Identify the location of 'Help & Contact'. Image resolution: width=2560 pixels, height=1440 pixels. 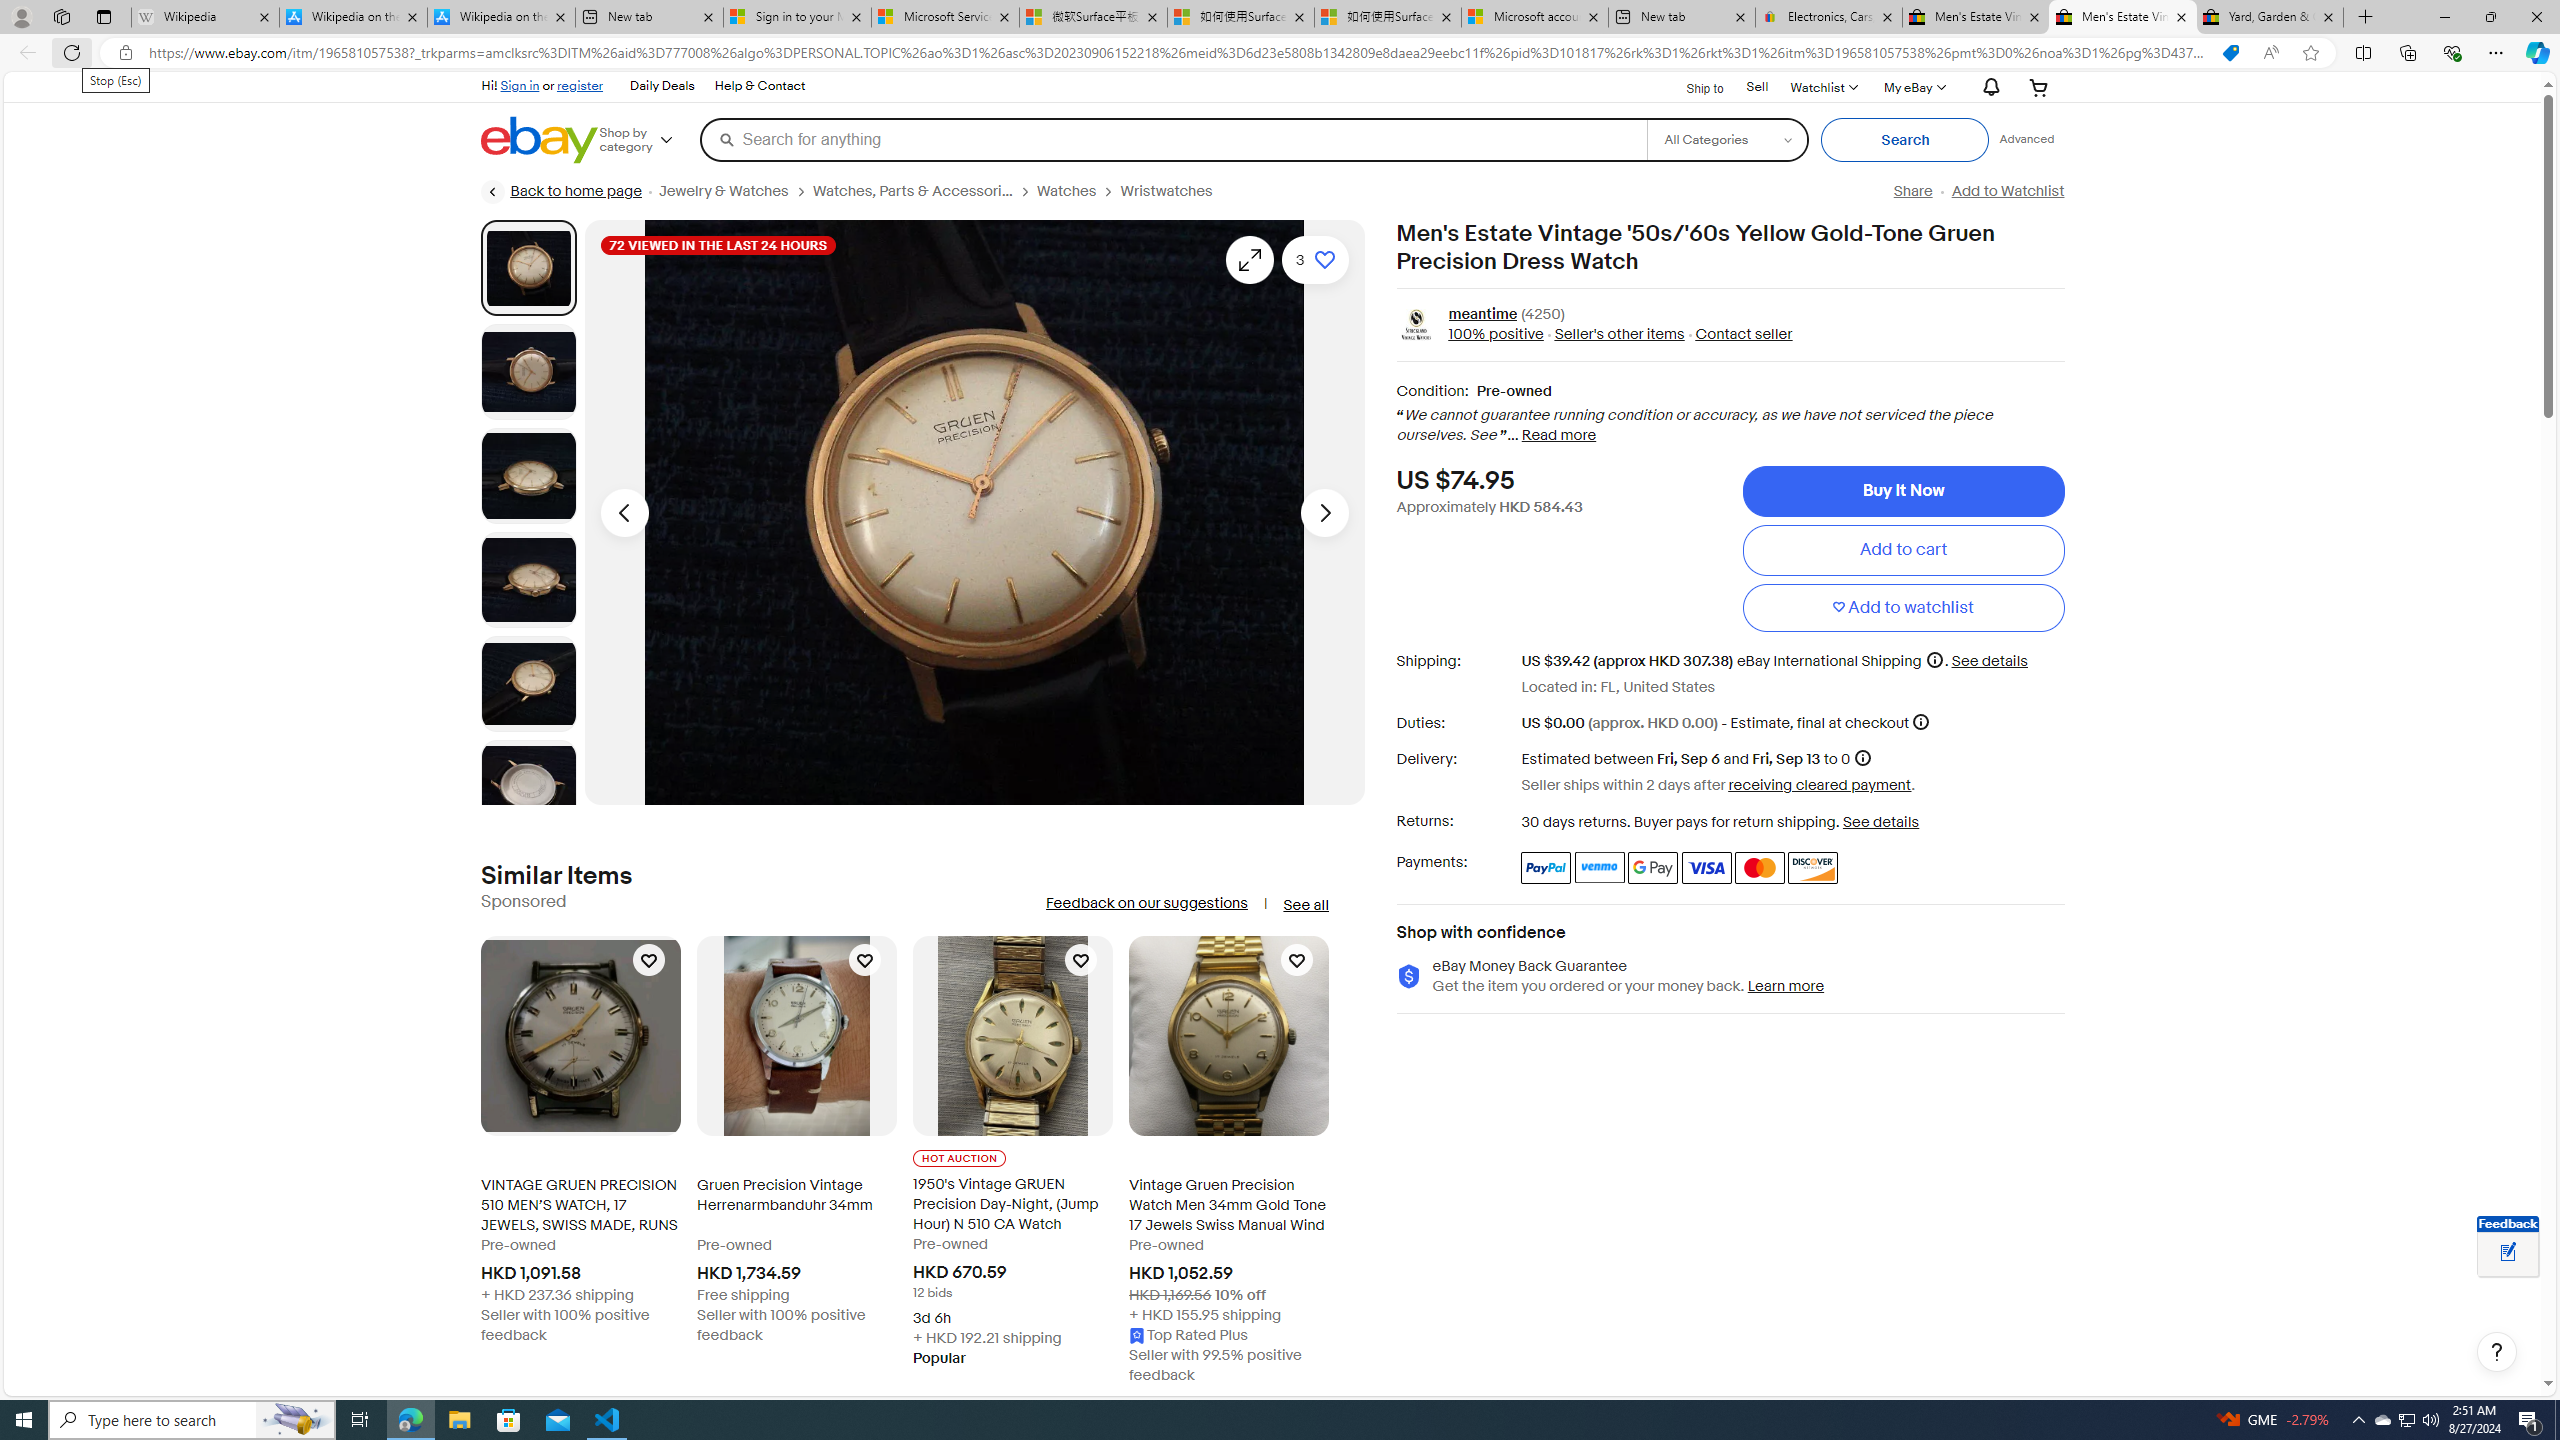
(759, 87).